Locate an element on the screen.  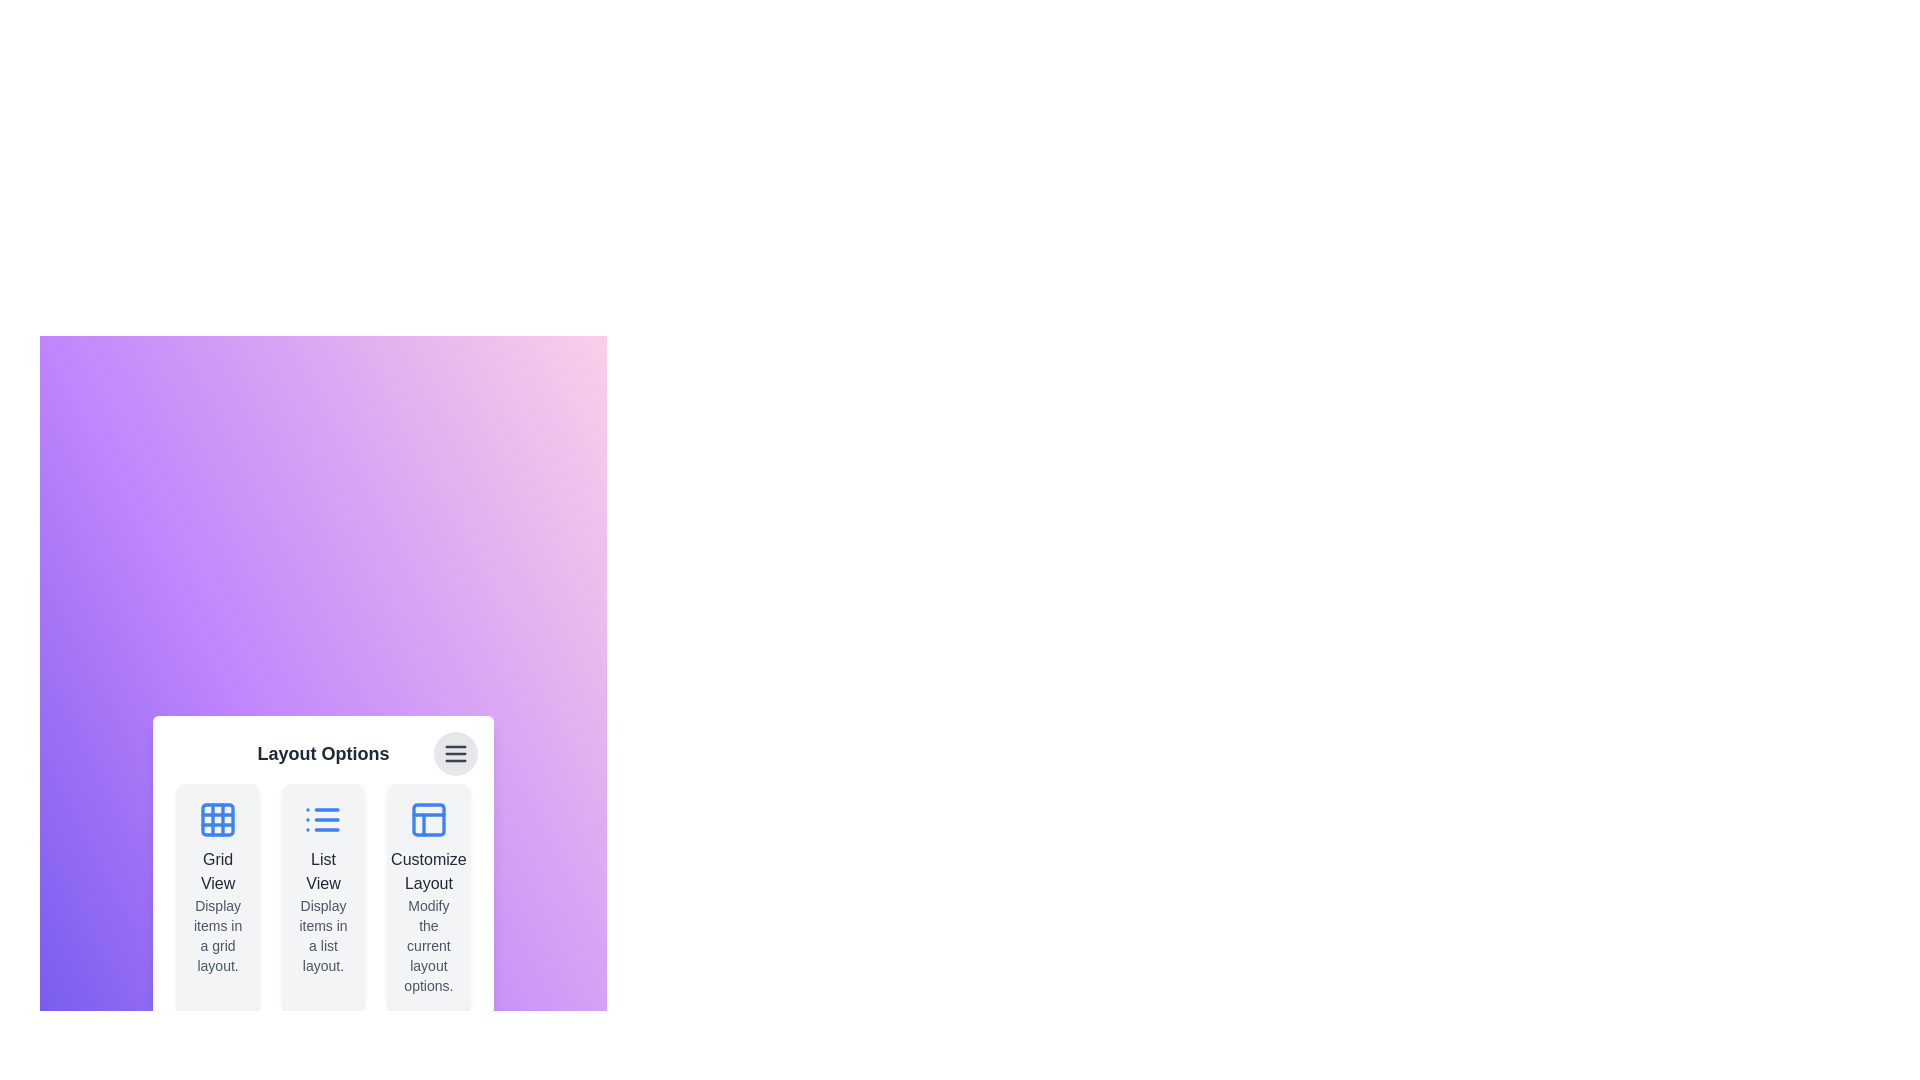
the 'Grid View' card to select it is located at coordinates (217, 897).